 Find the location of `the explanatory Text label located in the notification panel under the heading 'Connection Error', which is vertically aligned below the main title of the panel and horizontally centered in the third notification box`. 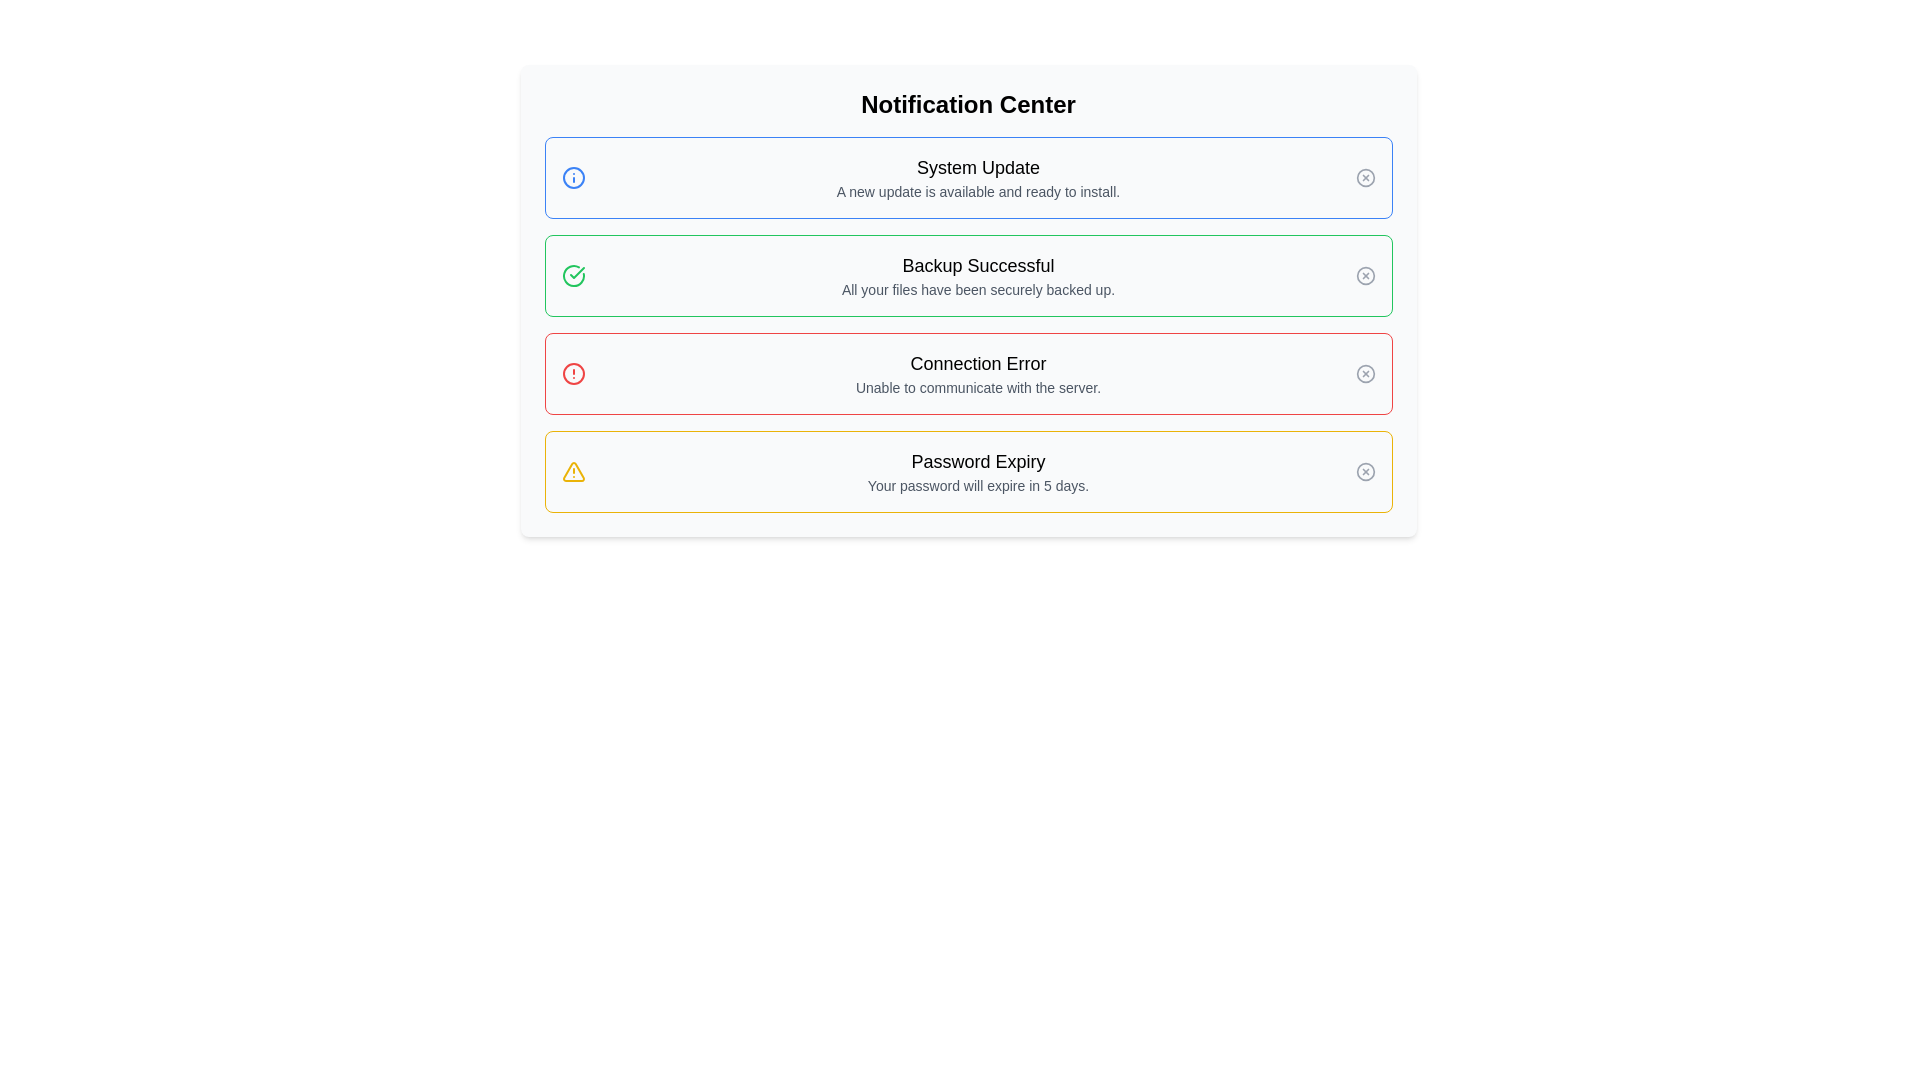

the explanatory Text label located in the notification panel under the heading 'Connection Error', which is vertically aligned below the main title of the panel and horizontally centered in the third notification box is located at coordinates (978, 388).